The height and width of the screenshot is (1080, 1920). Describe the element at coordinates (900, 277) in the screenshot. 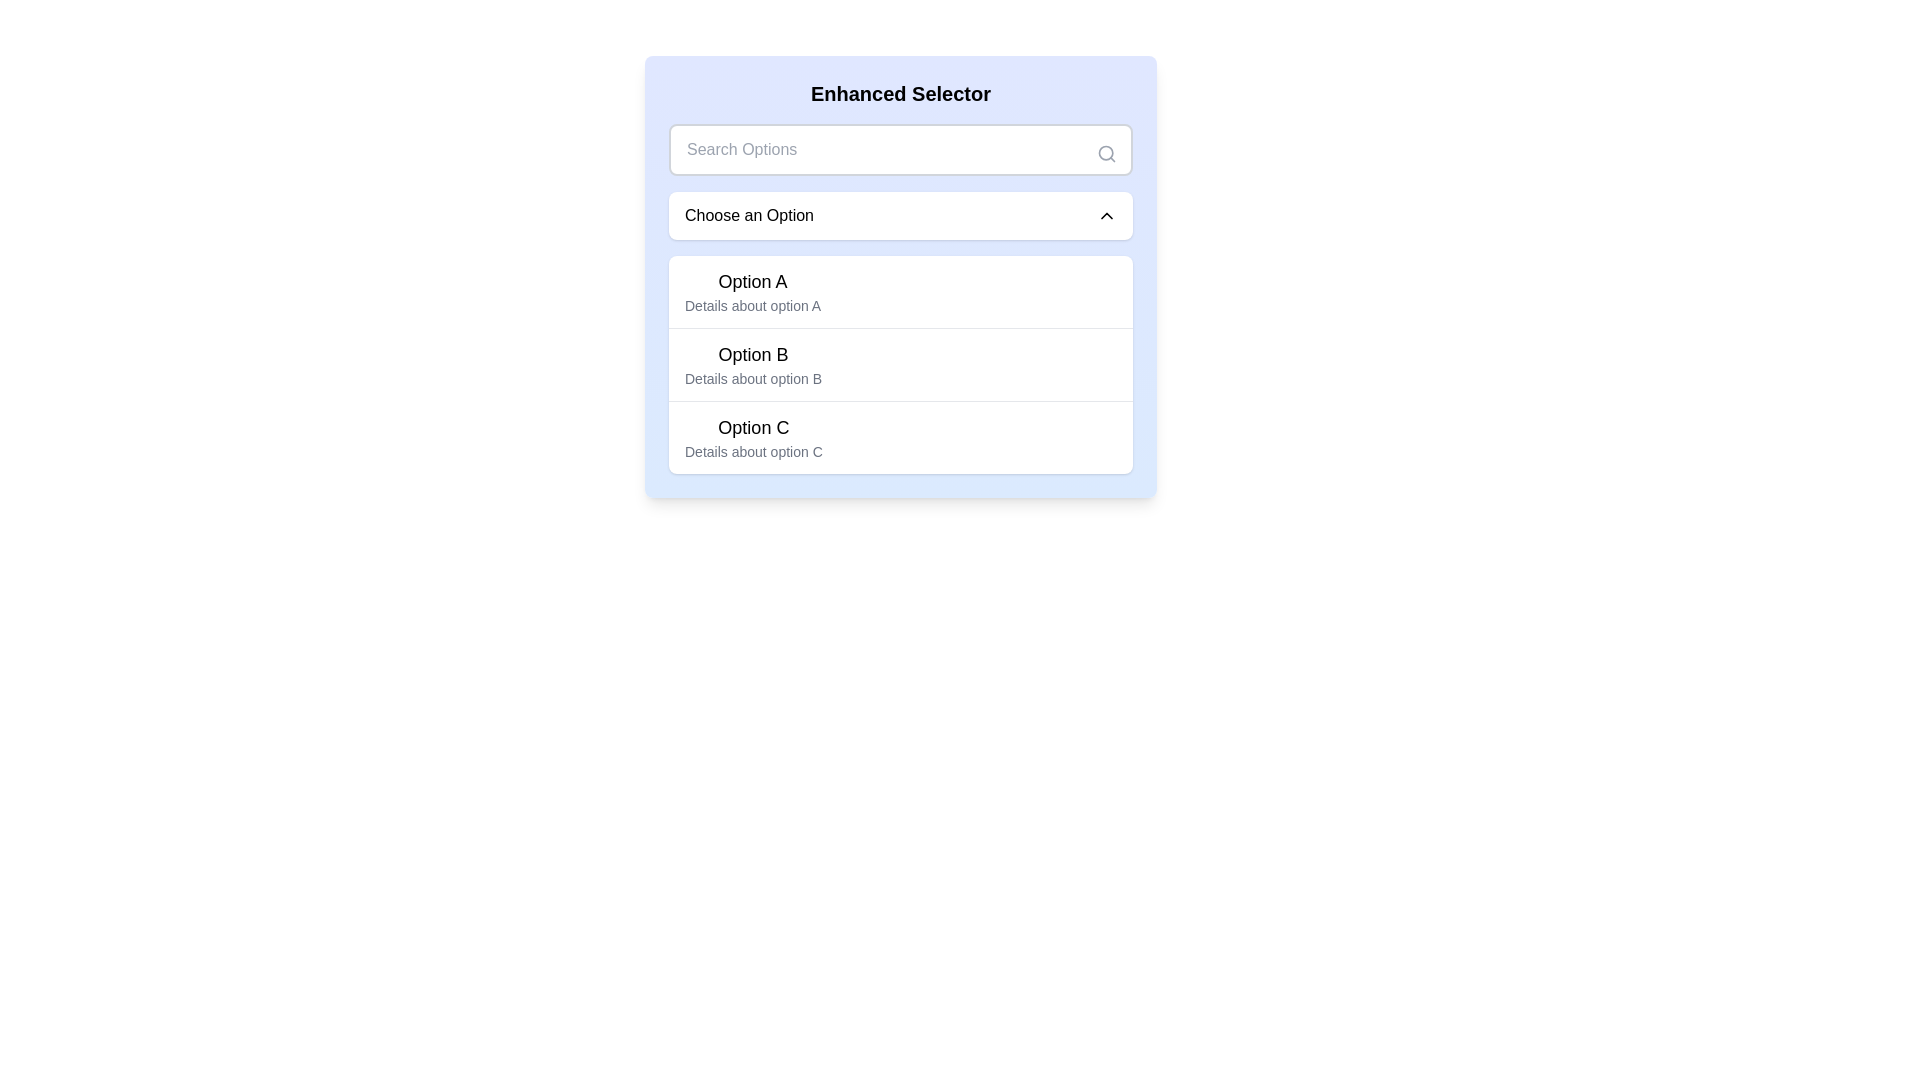

I see `the composite UI component that combines a dropdown menu, a search input, and a list` at that location.